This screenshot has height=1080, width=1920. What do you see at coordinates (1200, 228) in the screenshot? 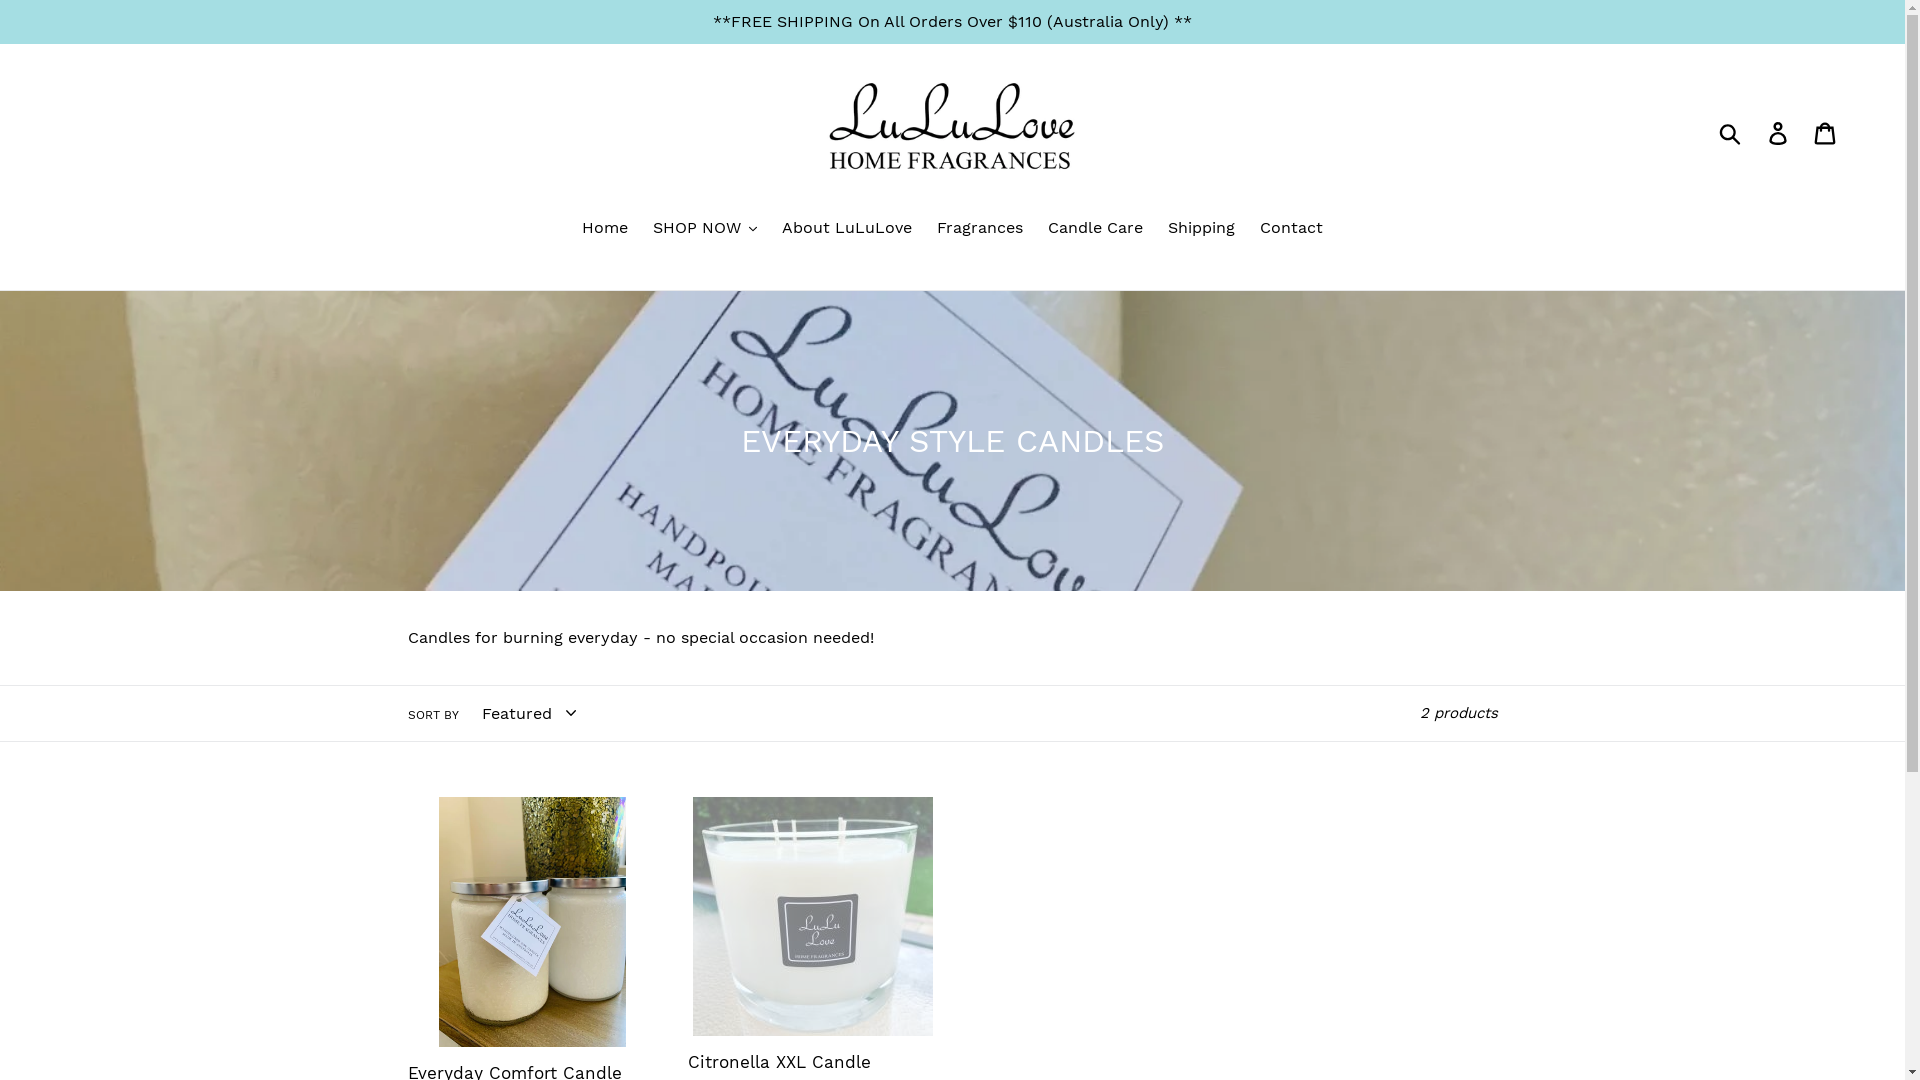
I see `'Shipping'` at bounding box center [1200, 228].